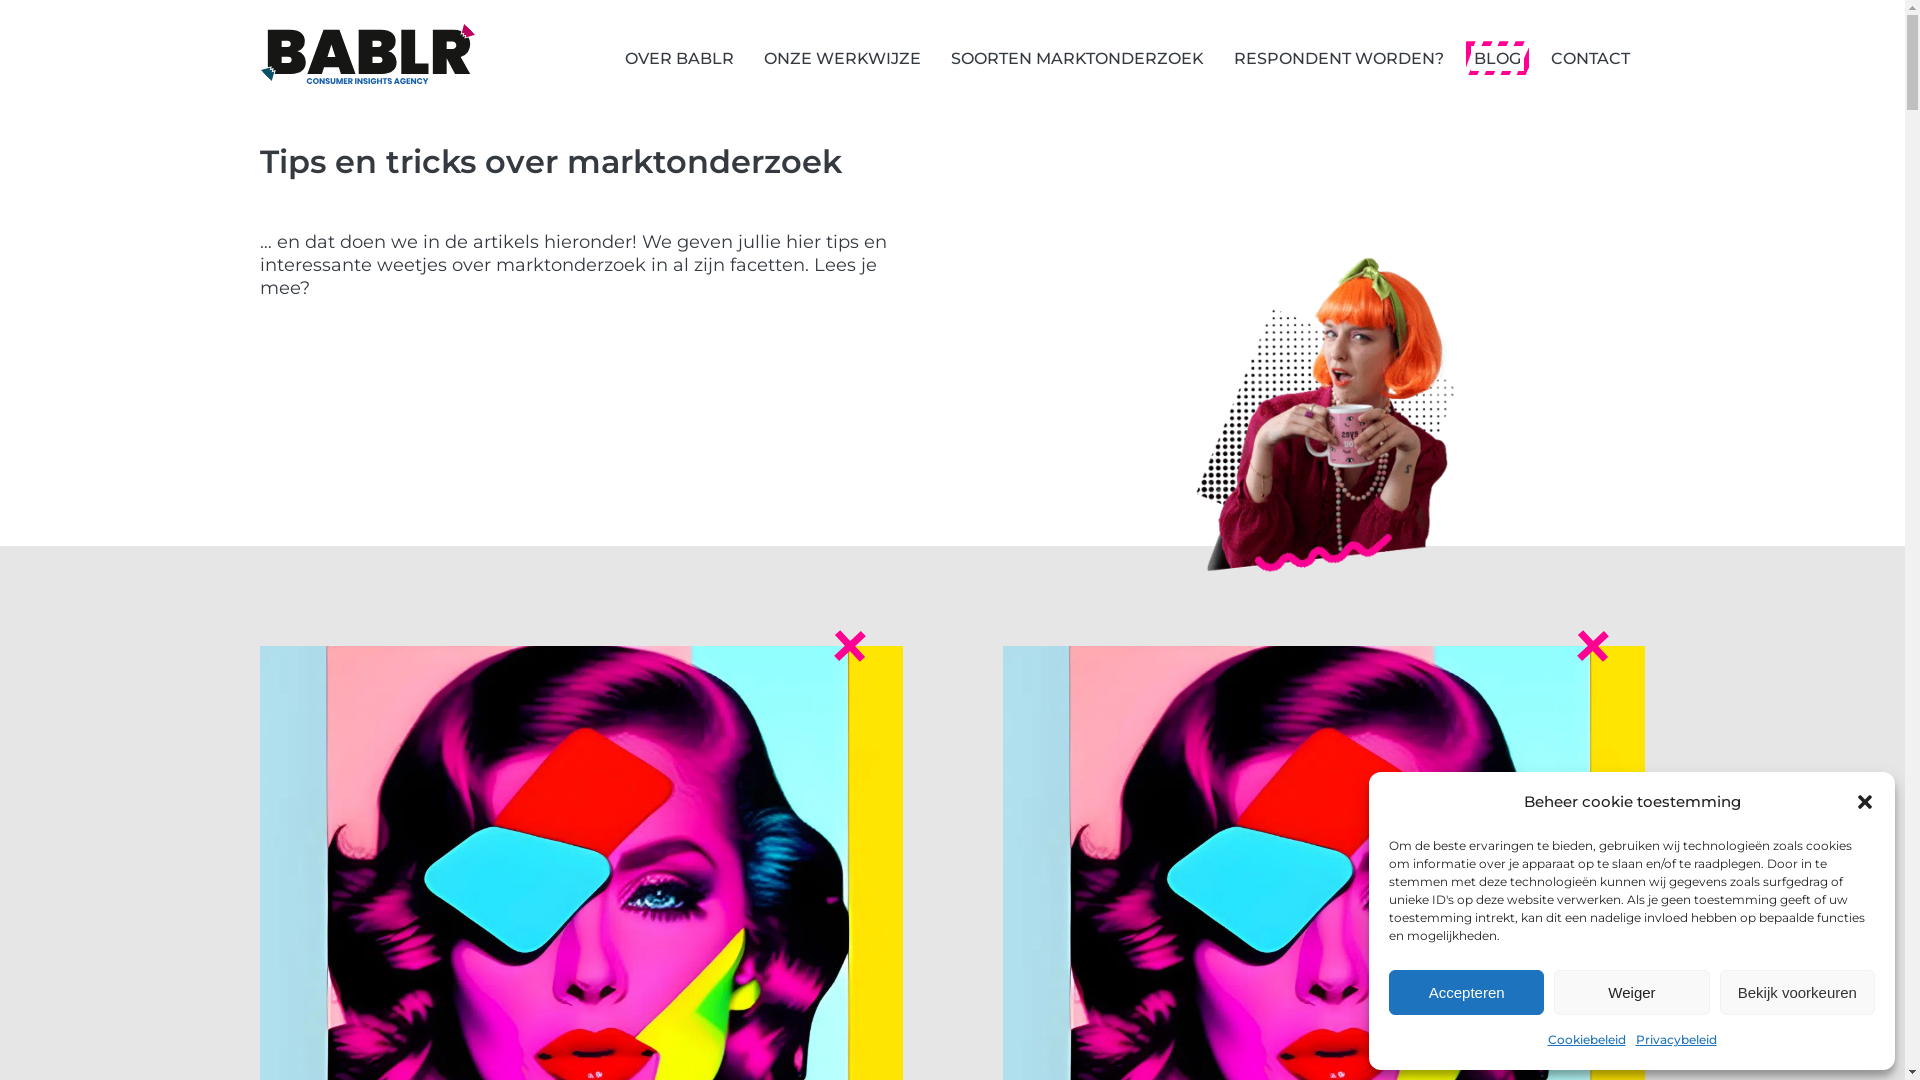 The image size is (1920, 1080). Describe the element at coordinates (1797, 992) in the screenshot. I see `'Bekijk voorkeuren'` at that location.